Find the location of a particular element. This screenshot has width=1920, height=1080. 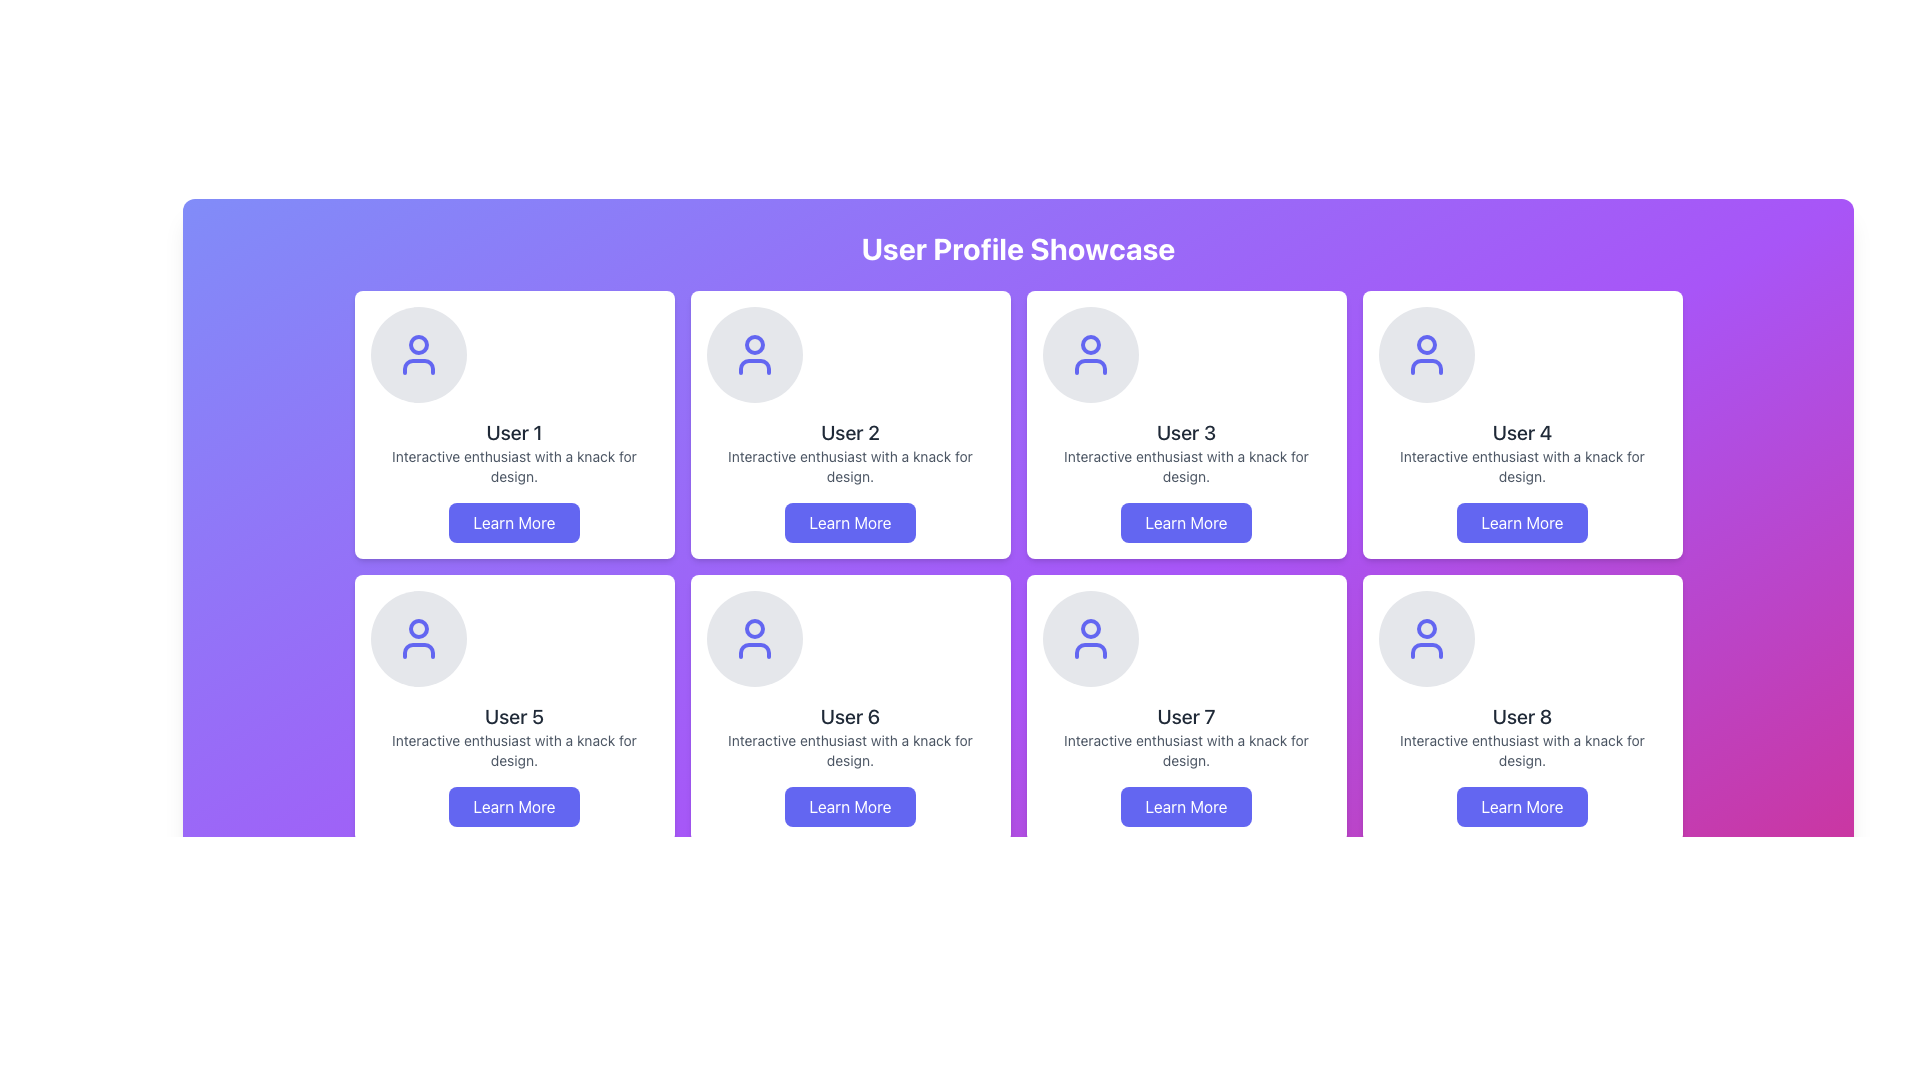

the Card UI element that introduces 'User 5', located in the second row and first column of the grid layout is located at coordinates (514, 708).